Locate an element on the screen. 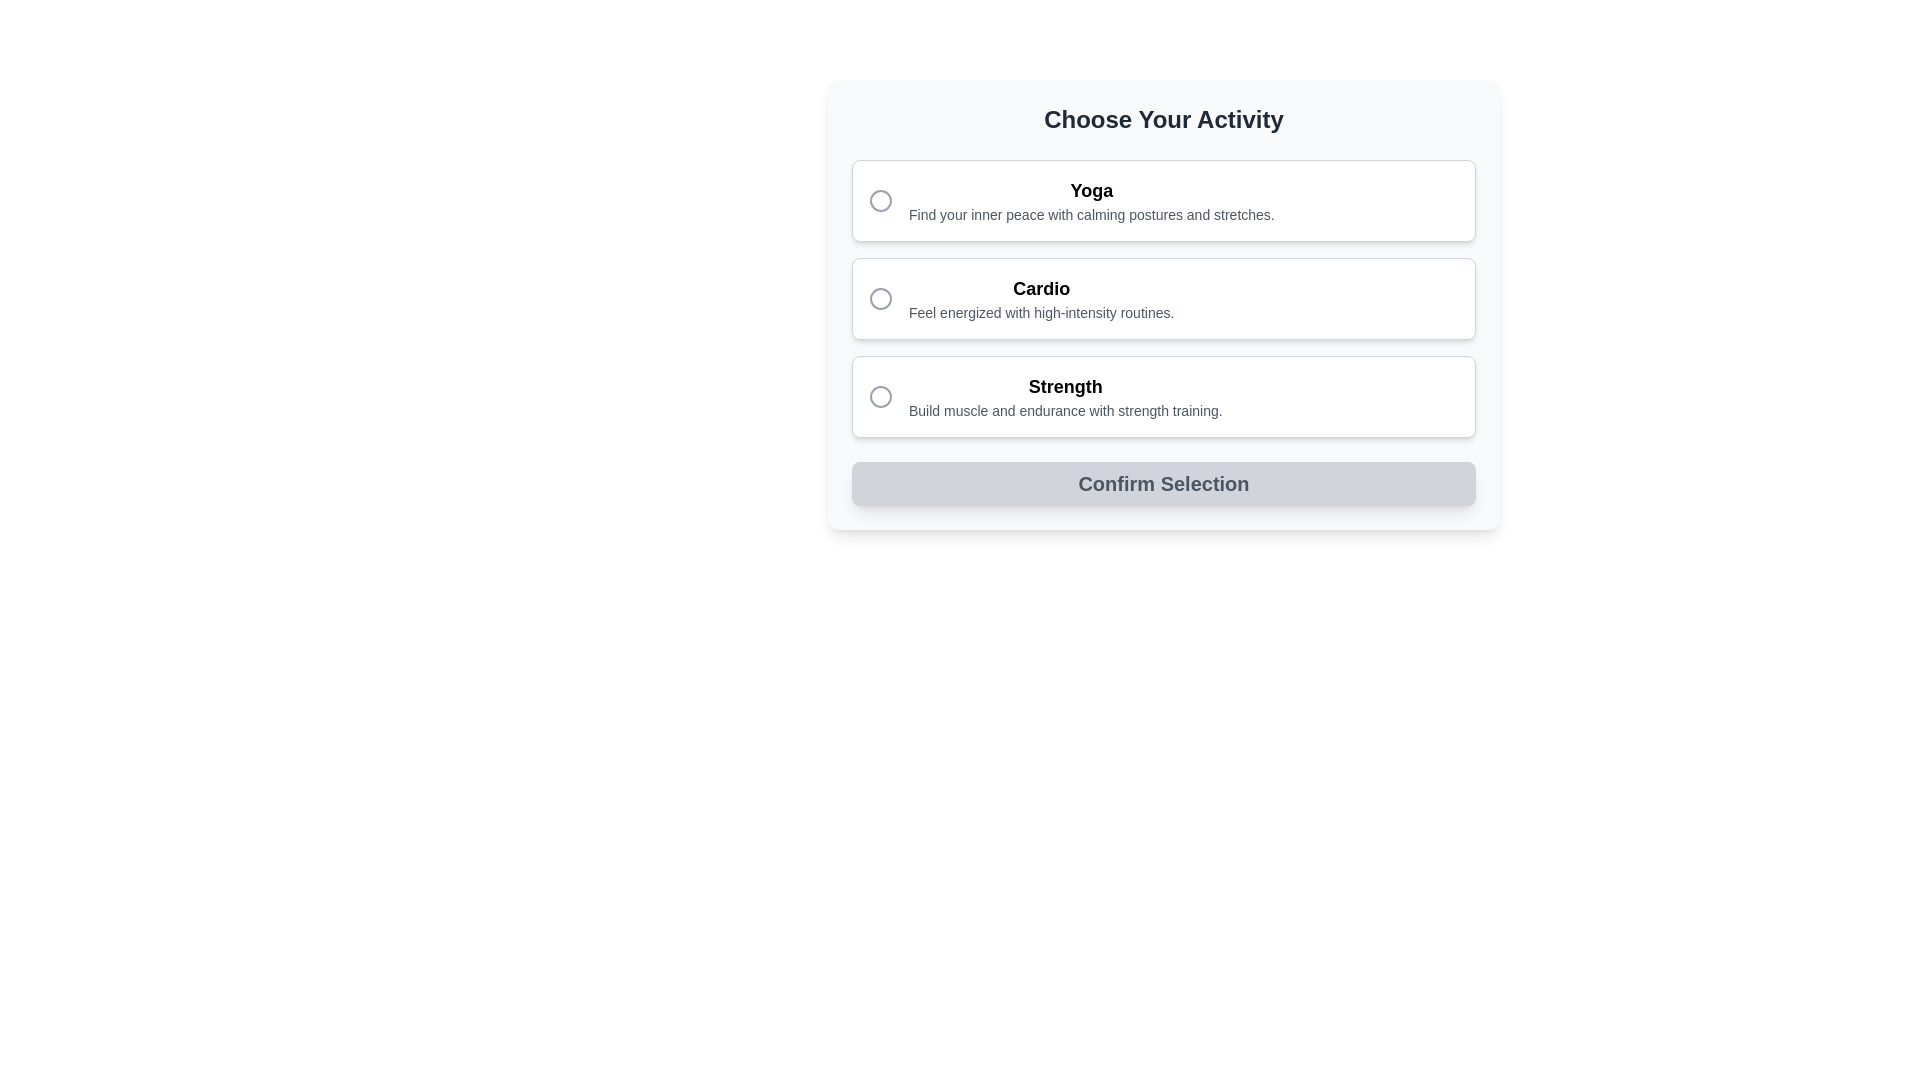 The width and height of the screenshot is (1920, 1080). the Radio button indicator is located at coordinates (880, 200).